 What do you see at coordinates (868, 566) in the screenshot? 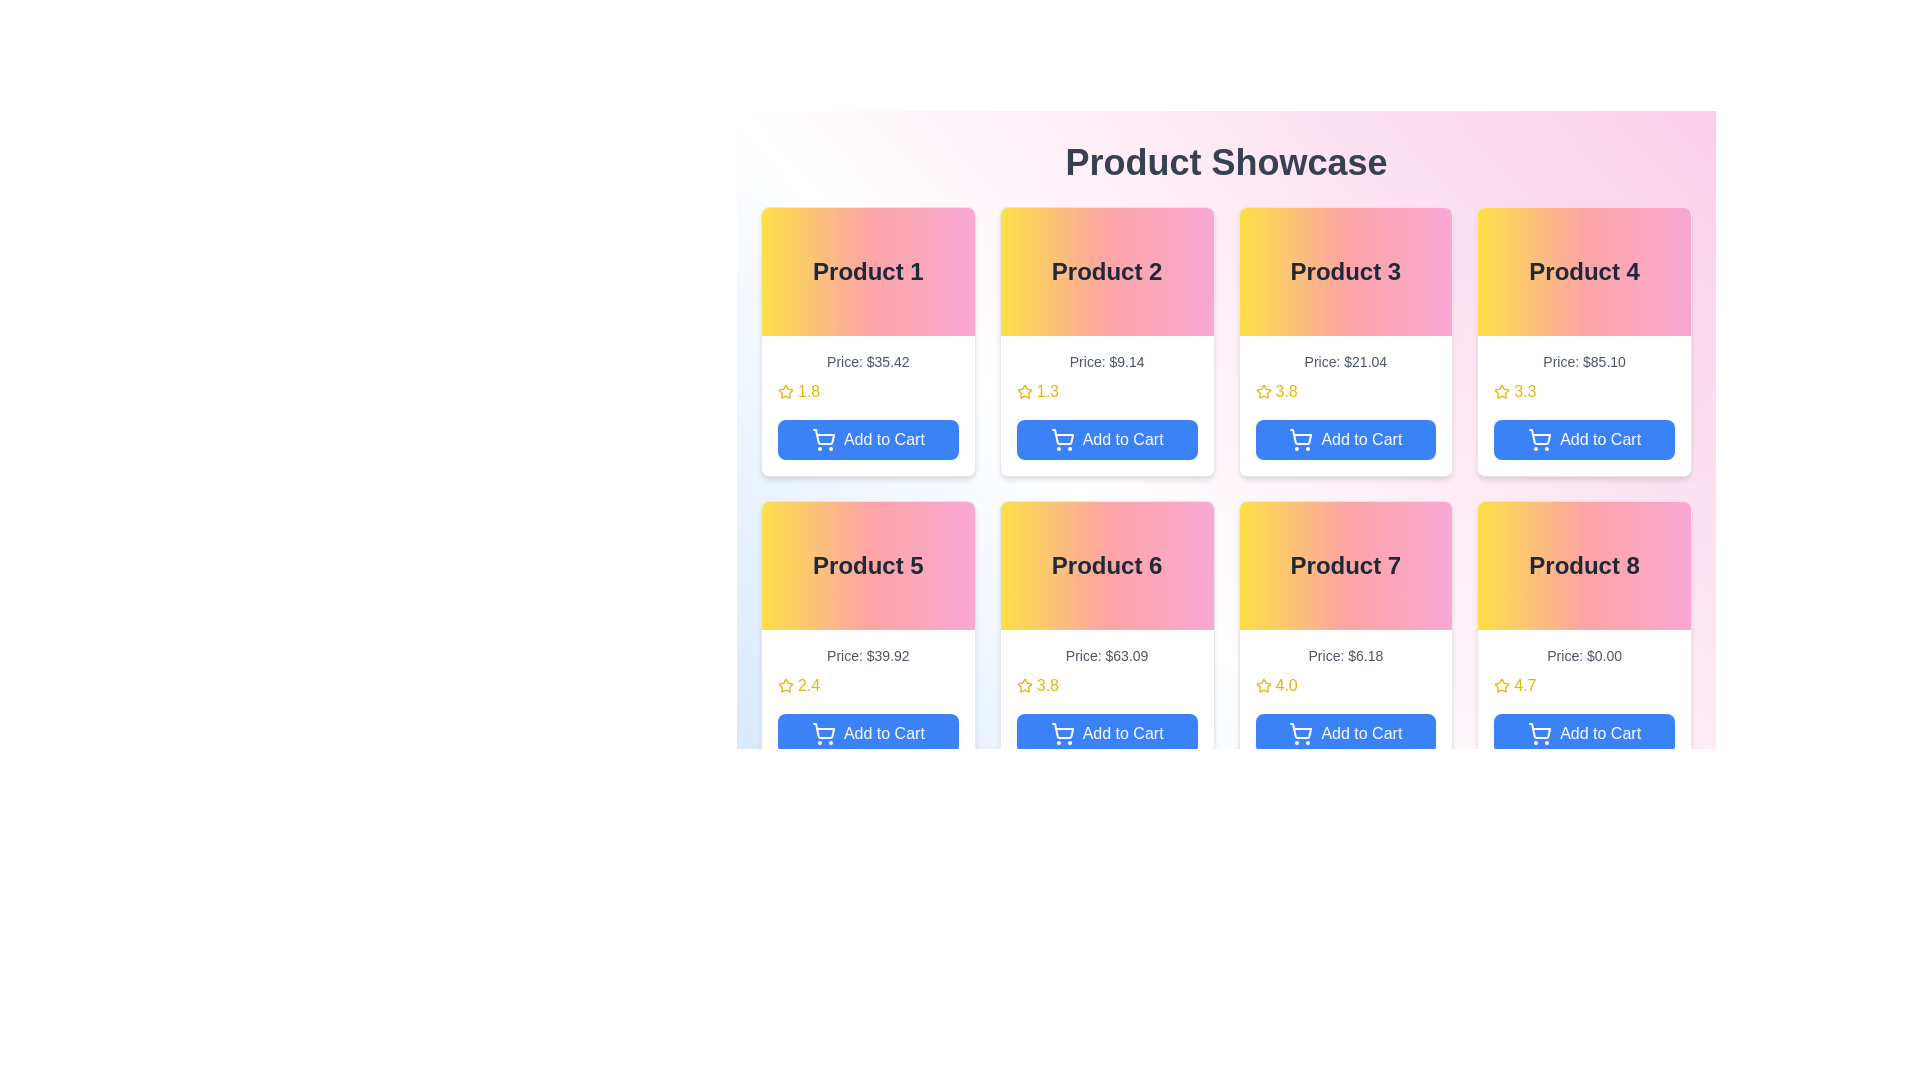
I see `the text label reading 'Product 5', which is styled with a bold font and large size, located in the center of the second row, first column of the product grid` at bounding box center [868, 566].